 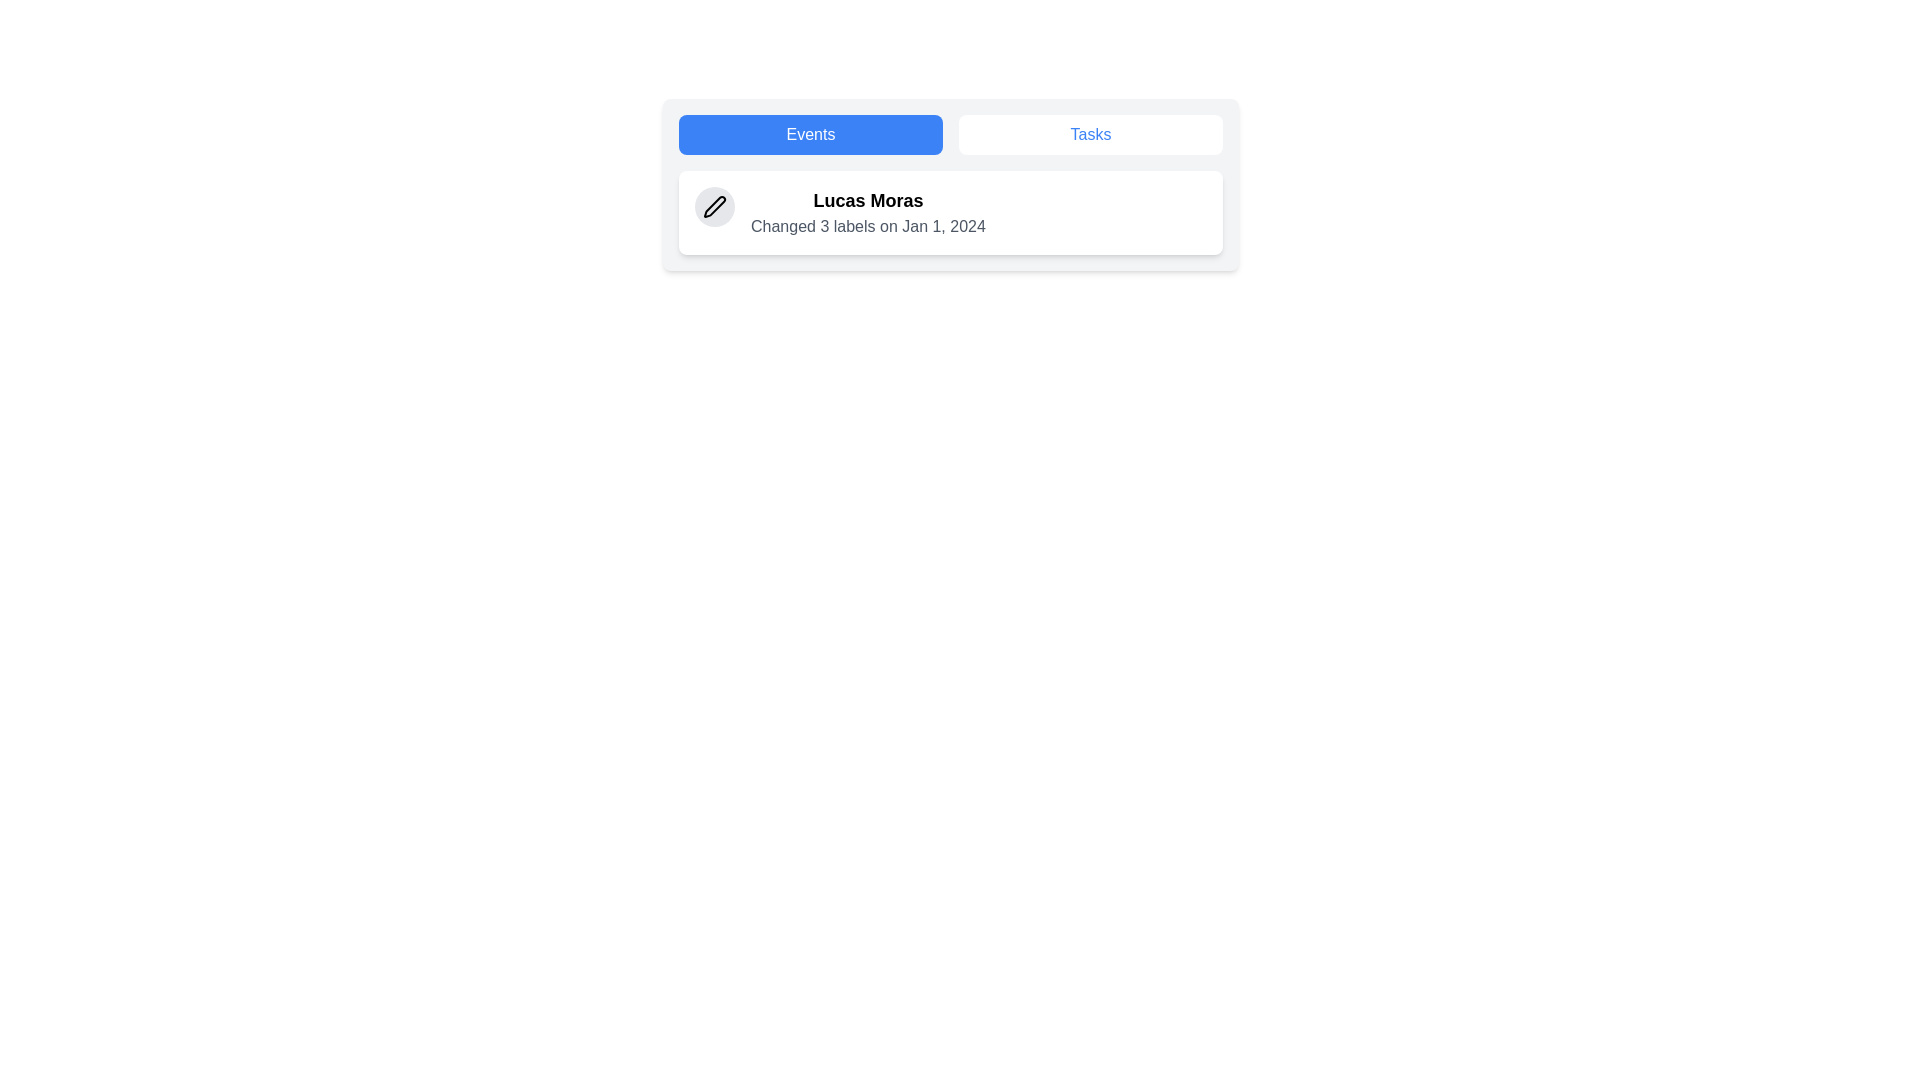 What do you see at coordinates (949, 212) in the screenshot?
I see `the text 'Lucas Moras' in the user activity component` at bounding box center [949, 212].